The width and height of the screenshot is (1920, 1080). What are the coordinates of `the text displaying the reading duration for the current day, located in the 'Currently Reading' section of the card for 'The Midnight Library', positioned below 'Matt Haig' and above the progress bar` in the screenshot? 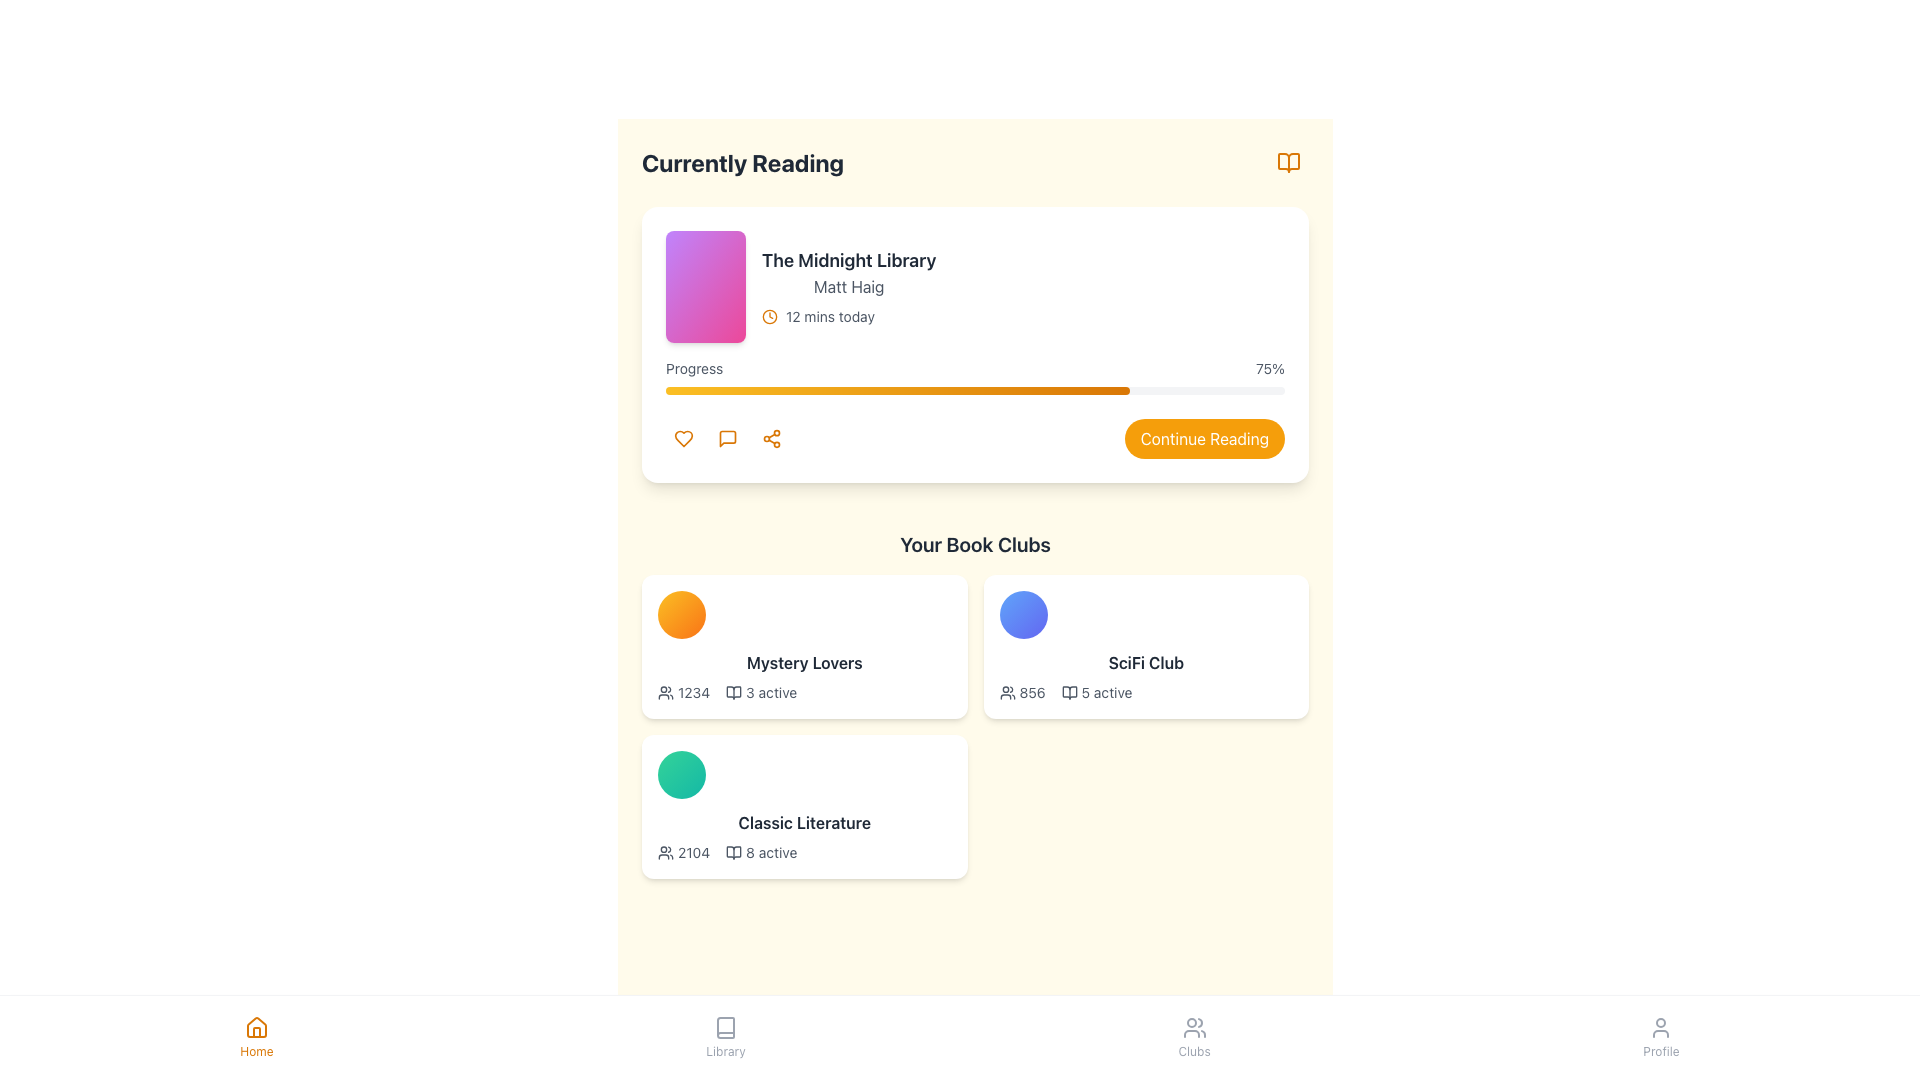 It's located at (830, 315).